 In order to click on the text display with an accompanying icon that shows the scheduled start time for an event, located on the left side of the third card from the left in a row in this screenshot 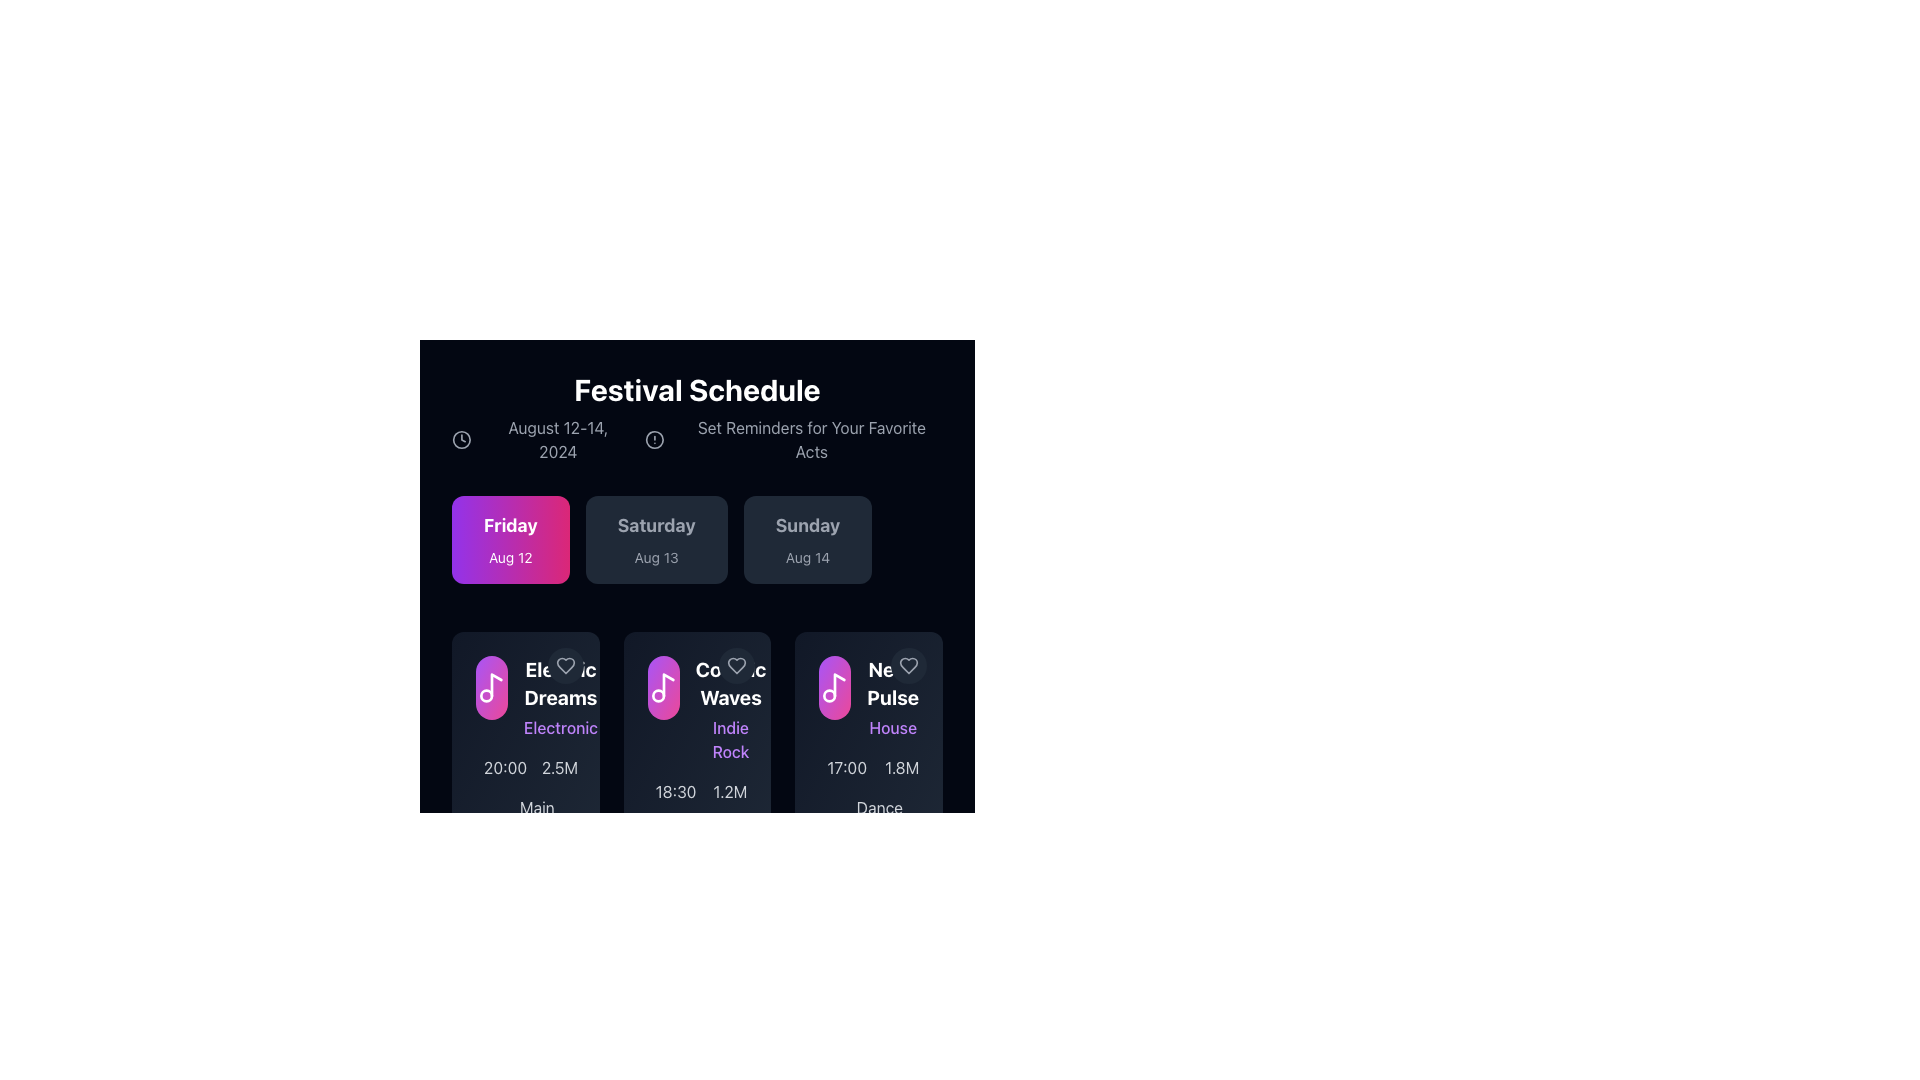, I will do `click(840, 766)`.